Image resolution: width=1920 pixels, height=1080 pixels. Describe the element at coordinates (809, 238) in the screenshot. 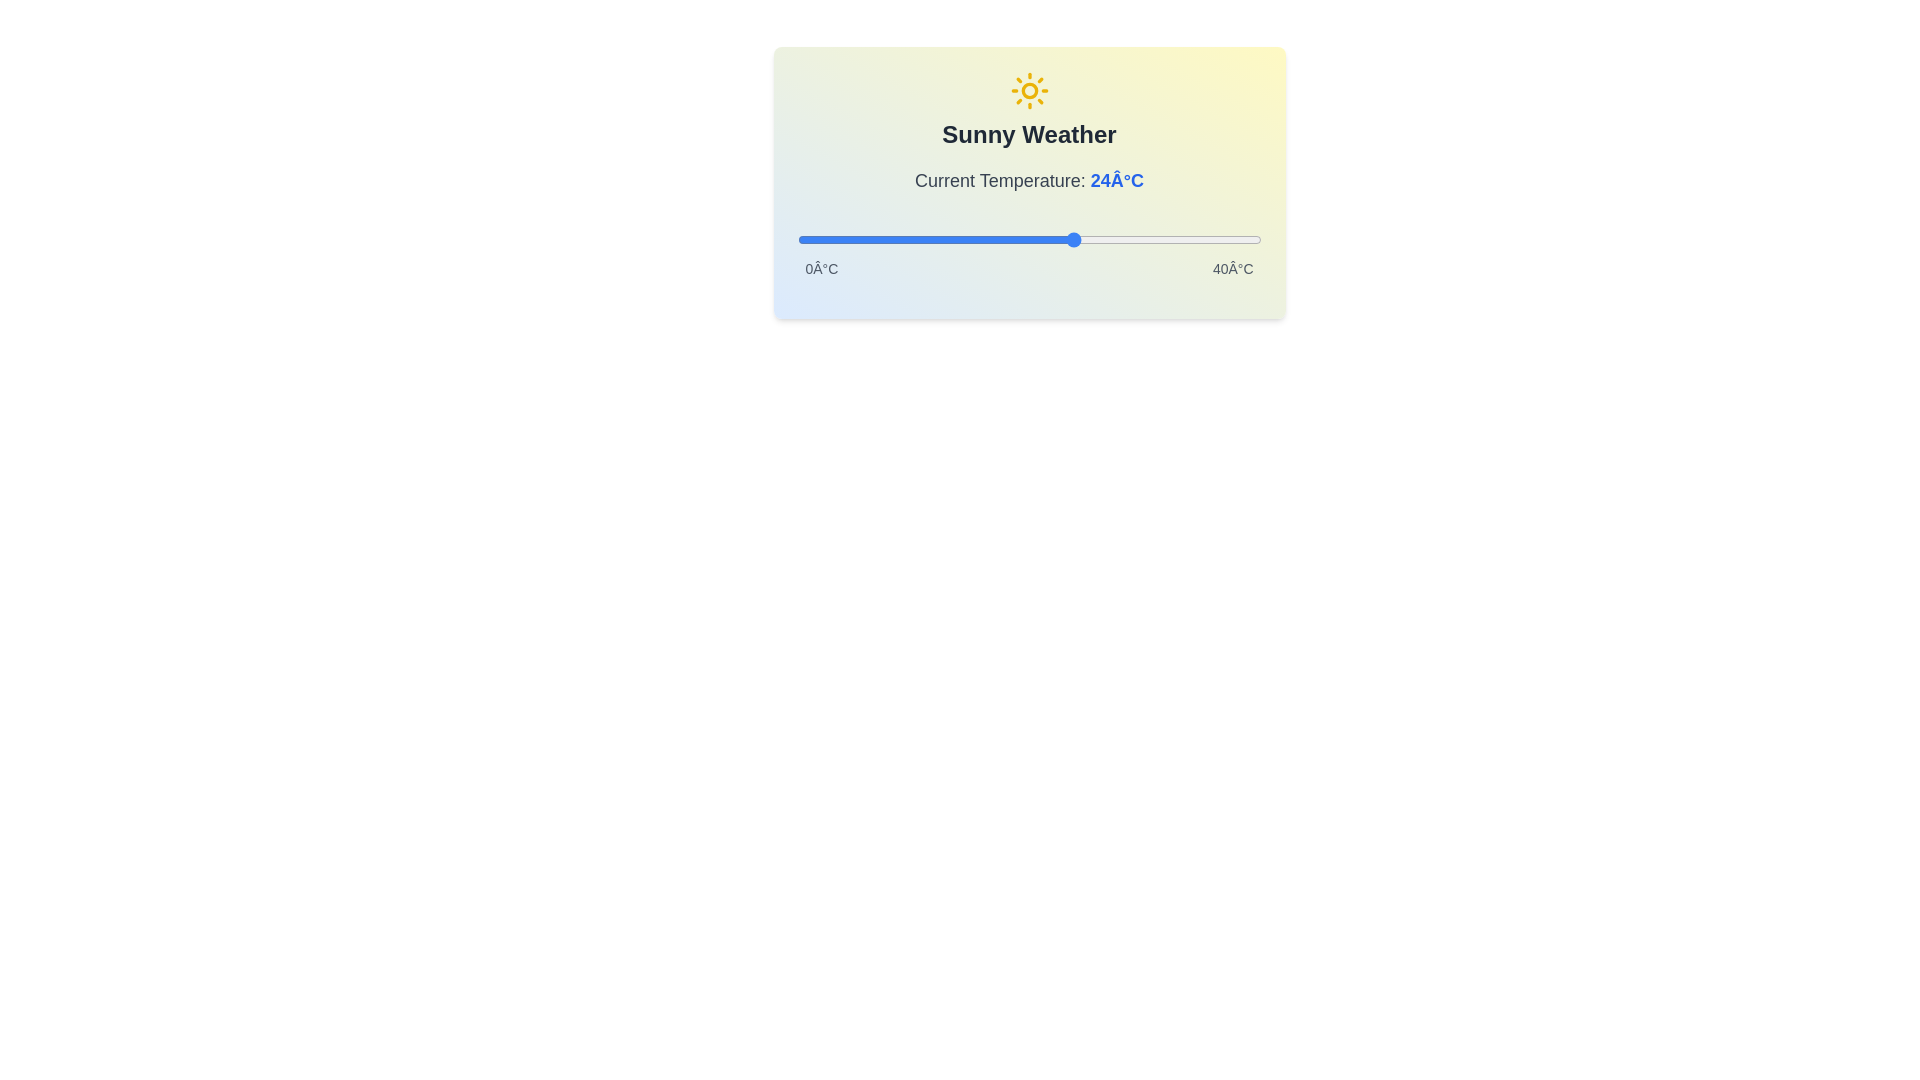

I see `the temperature slider` at that location.